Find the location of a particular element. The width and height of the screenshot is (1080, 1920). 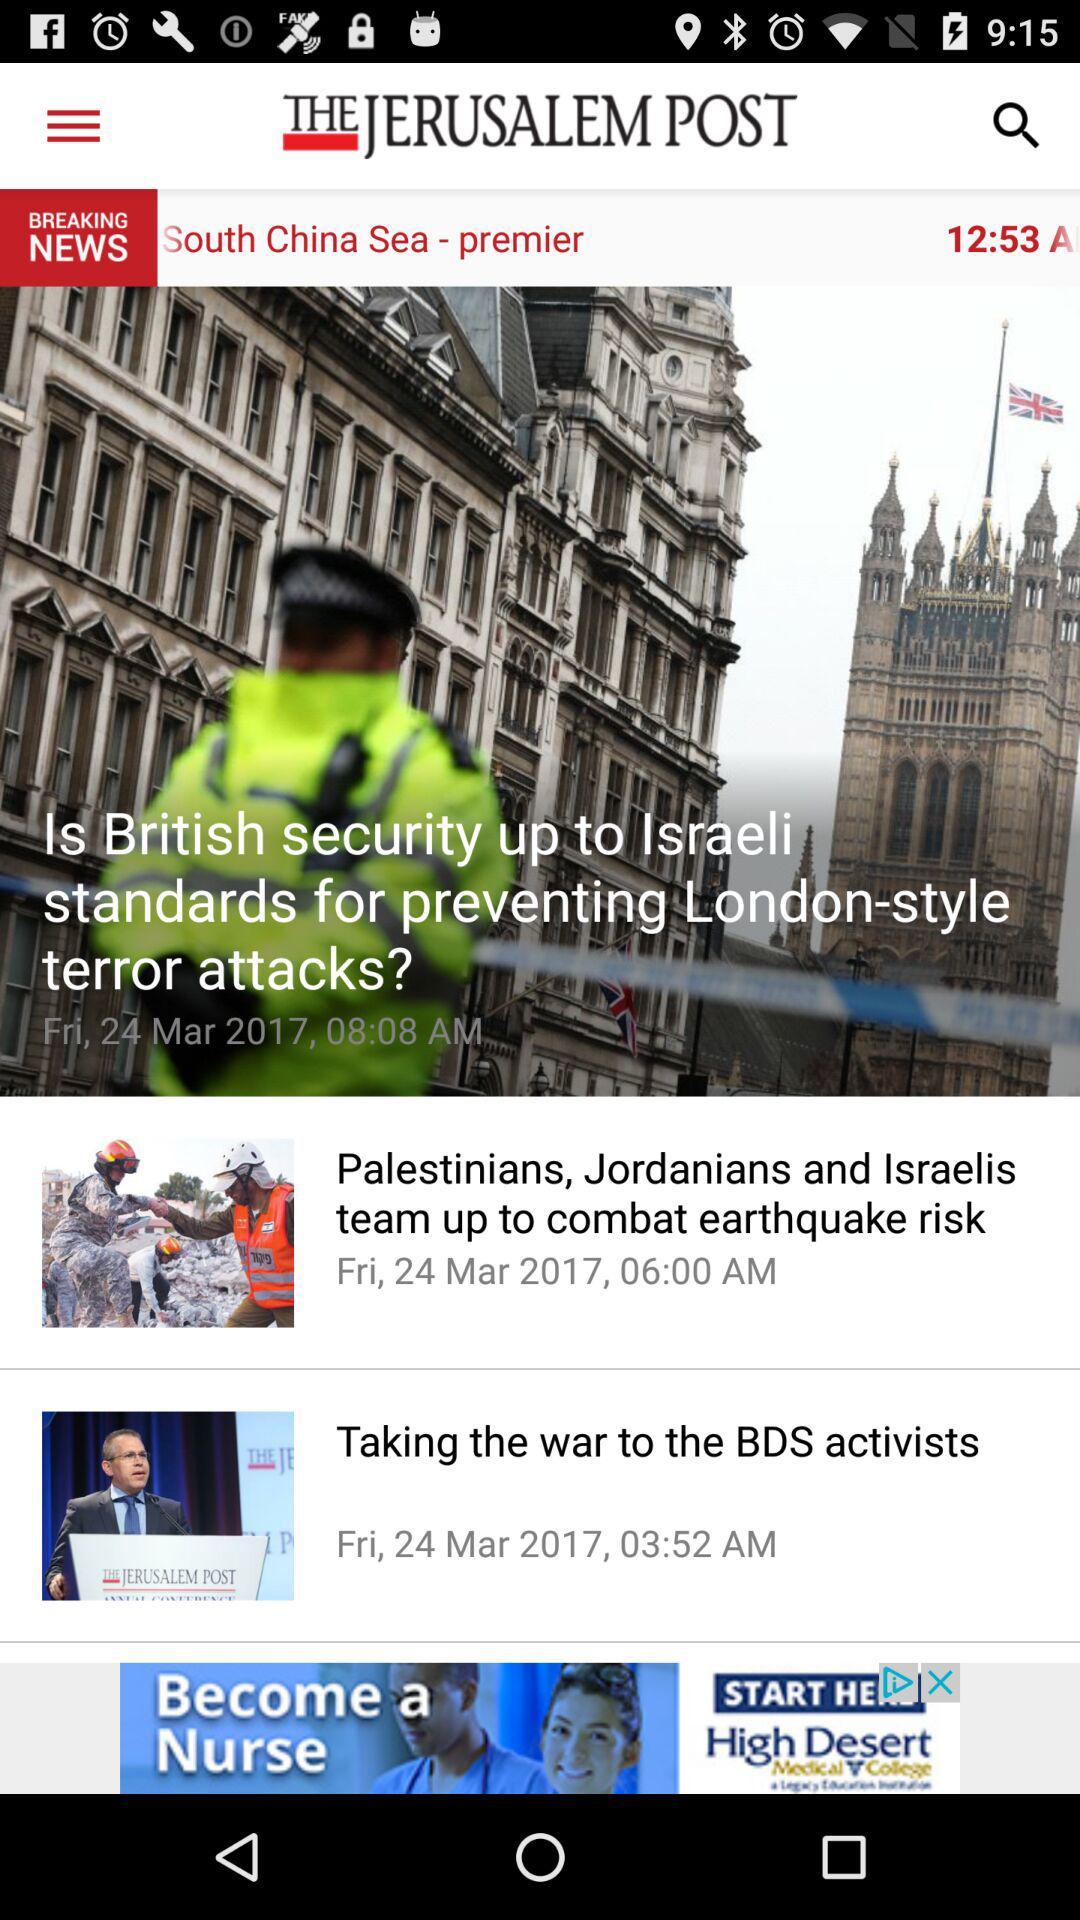

site directory is located at coordinates (72, 124).